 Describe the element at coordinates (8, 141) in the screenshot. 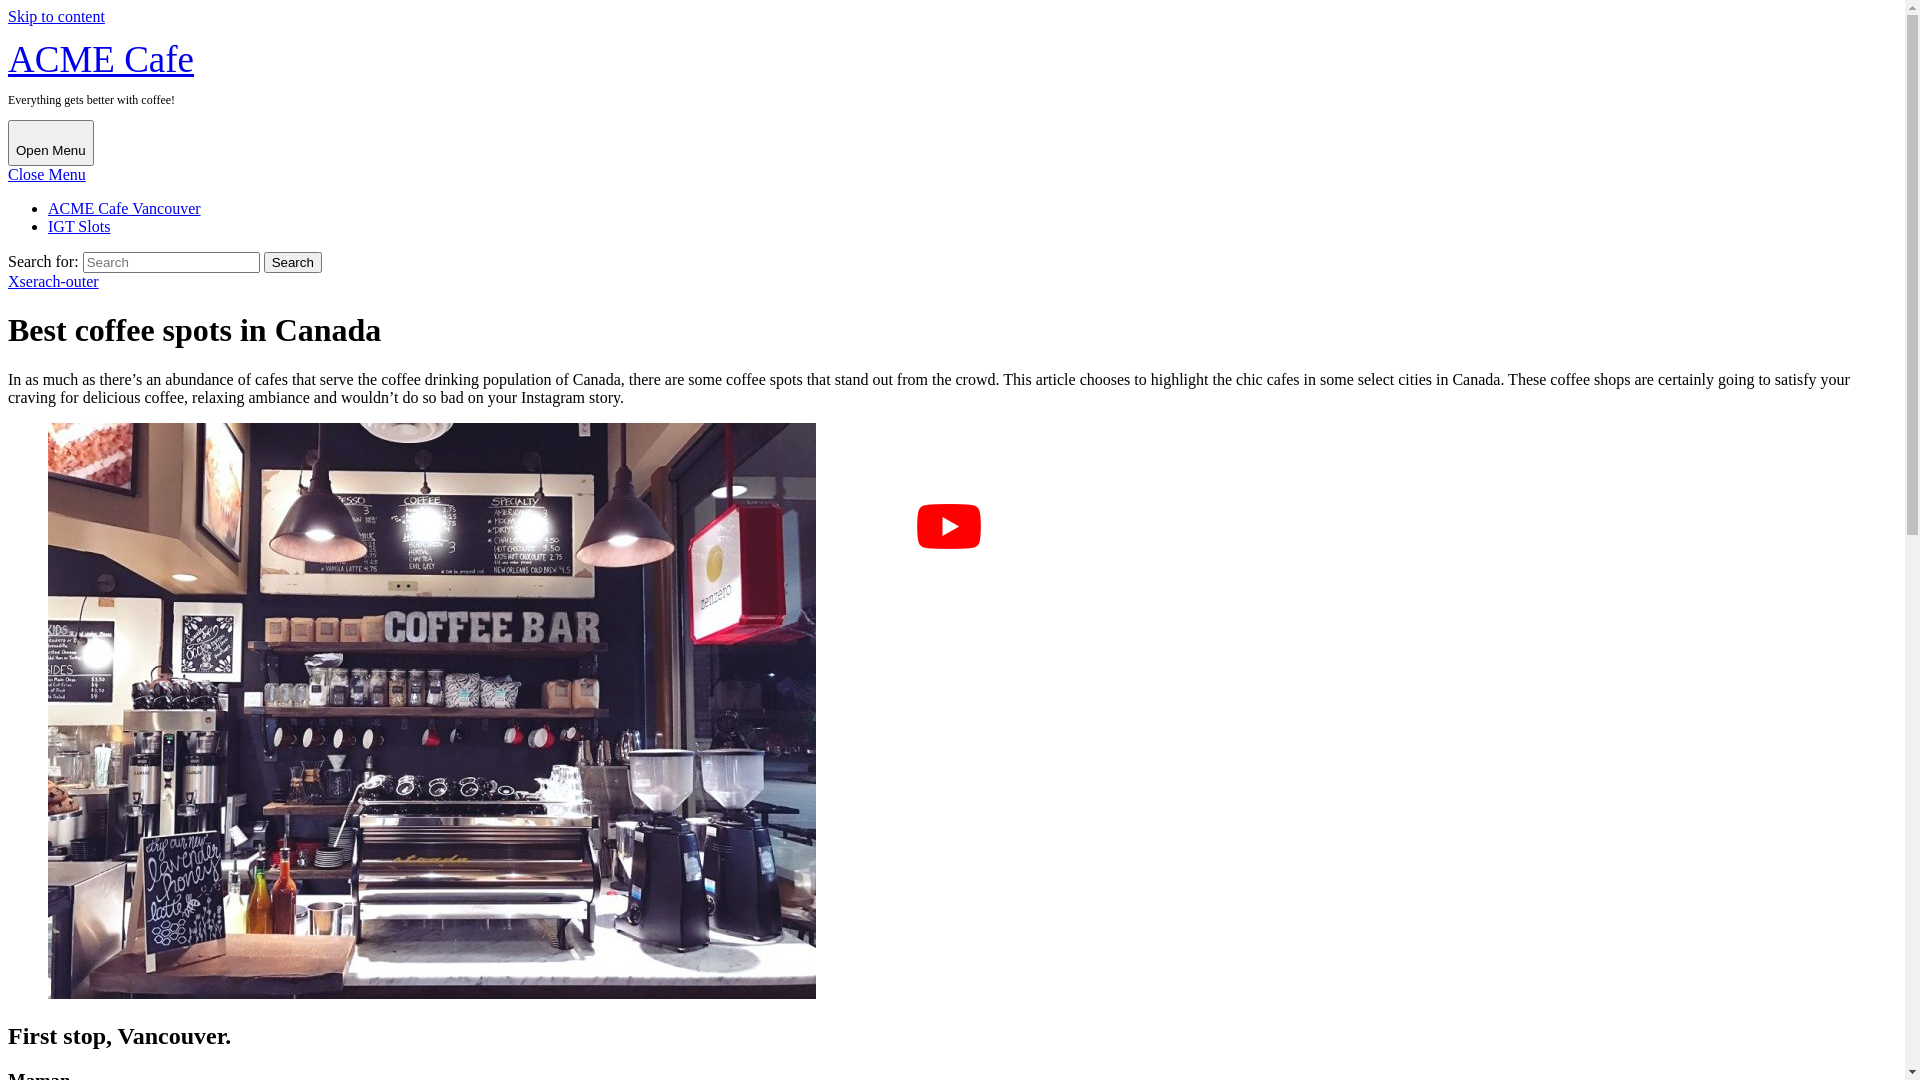

I see `'Open Menu'` at that location.